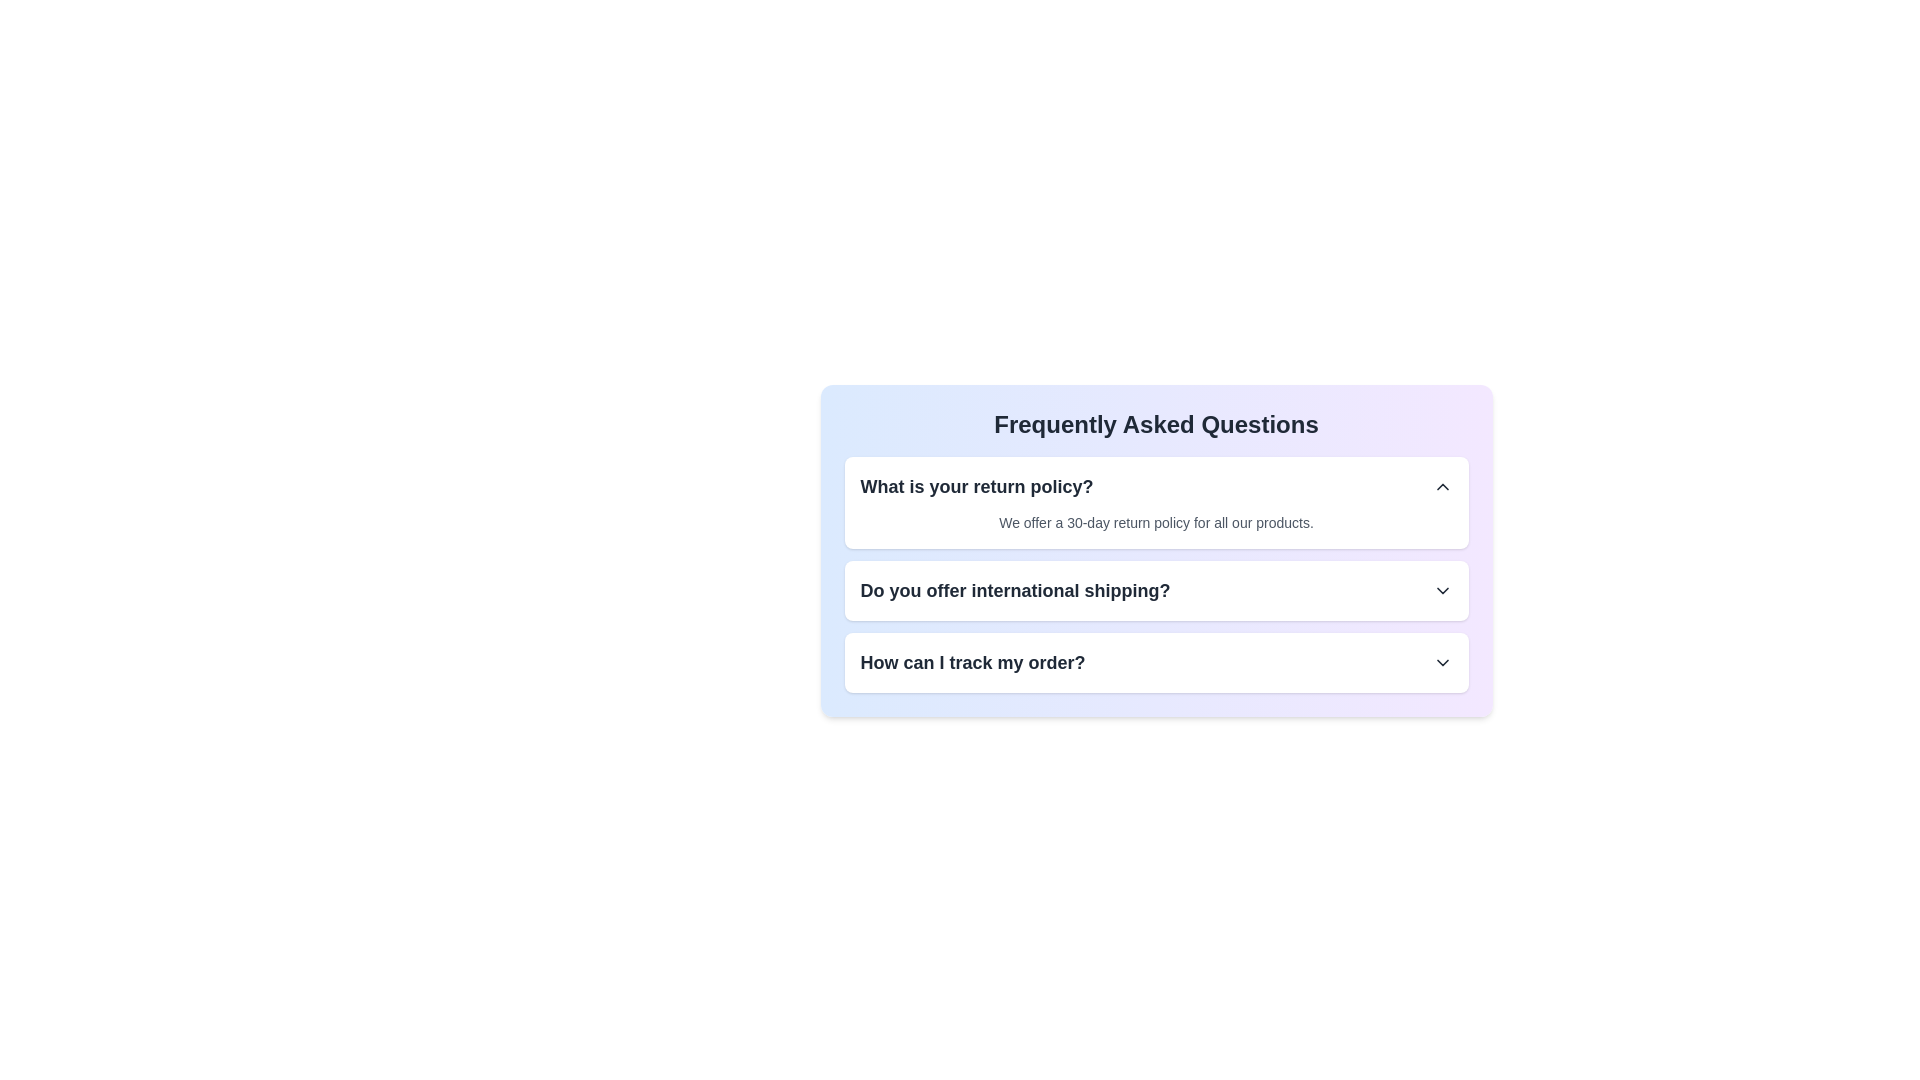 Image resolution: width=1920 pixels, height=1080 pixels. What do you see at coordinates (1156, 423) in the screenshot?
I see `the FAQ section title to inspect it` at bounding box center [1156, 423].